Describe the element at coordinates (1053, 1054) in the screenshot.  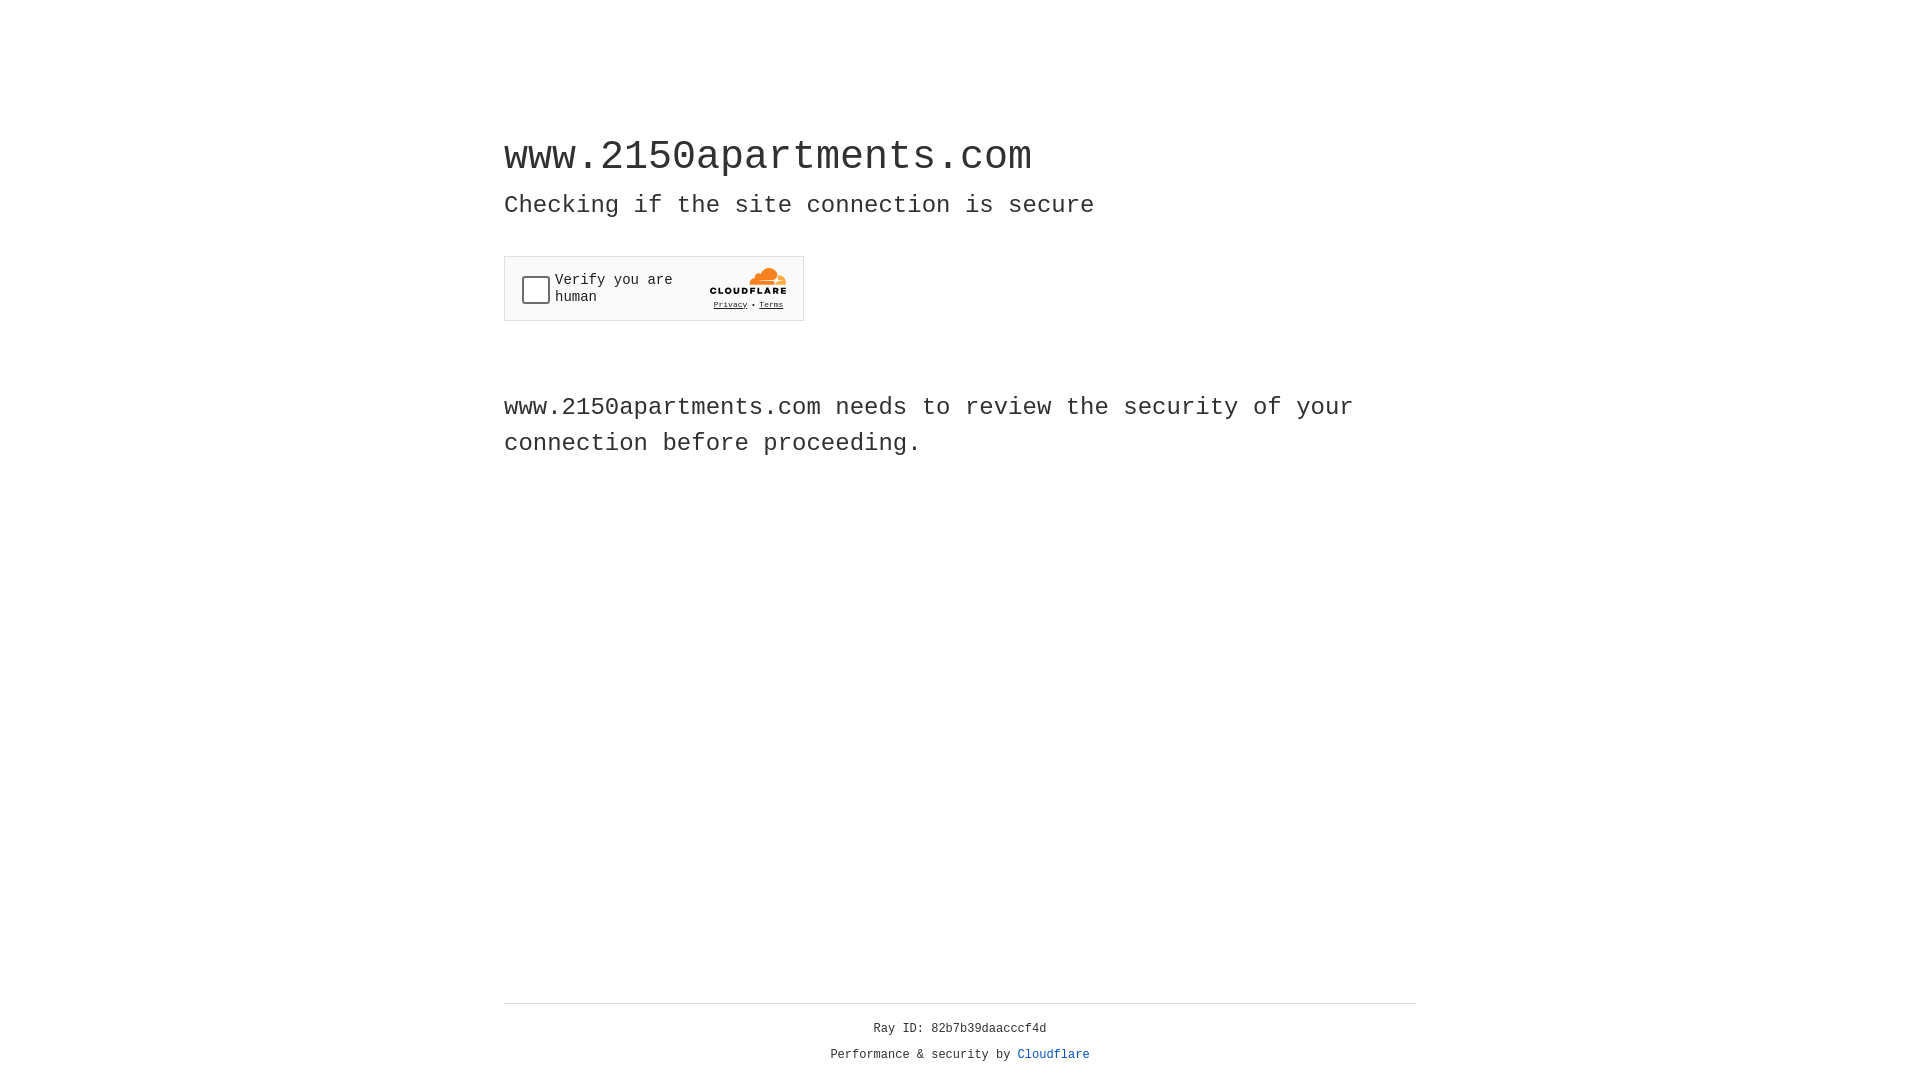
I see `'Cloudflare'` at that location.